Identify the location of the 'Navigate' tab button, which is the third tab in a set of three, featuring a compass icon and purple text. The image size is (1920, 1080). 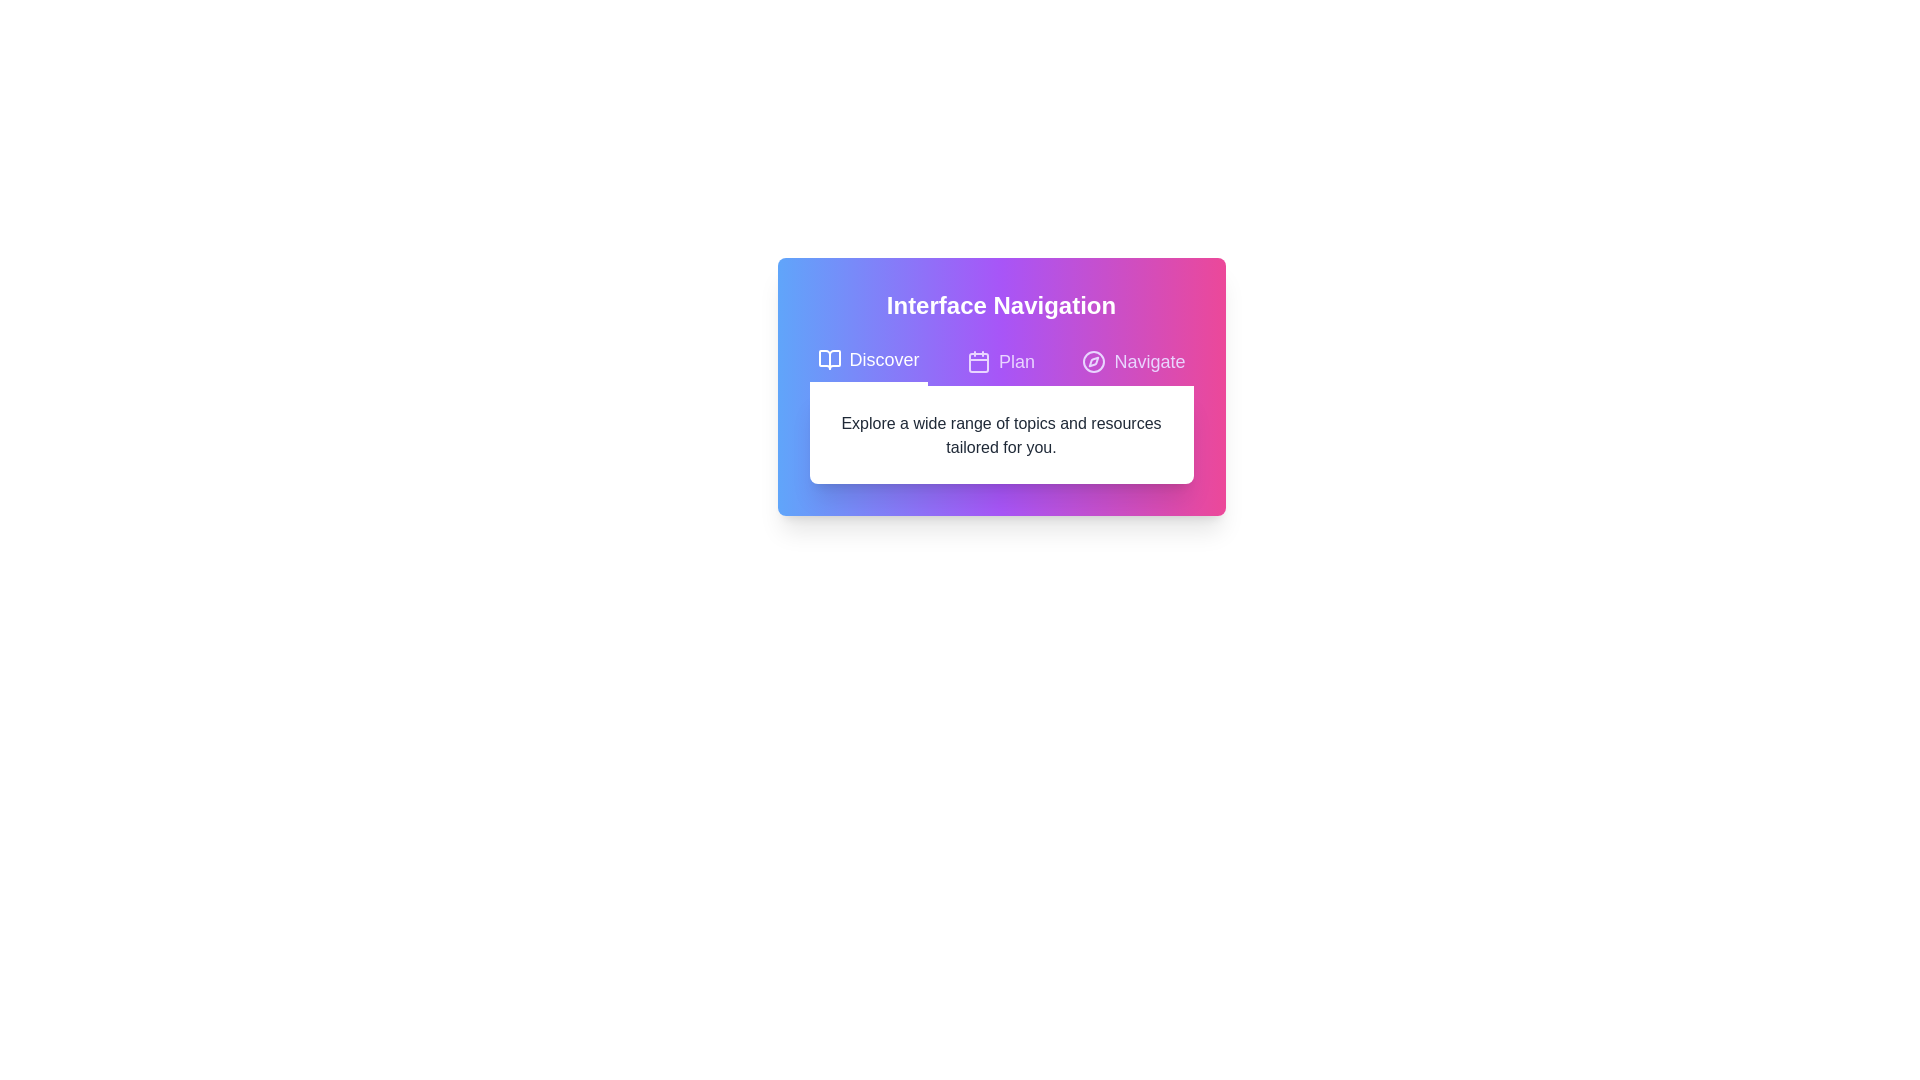
(1133, 362).